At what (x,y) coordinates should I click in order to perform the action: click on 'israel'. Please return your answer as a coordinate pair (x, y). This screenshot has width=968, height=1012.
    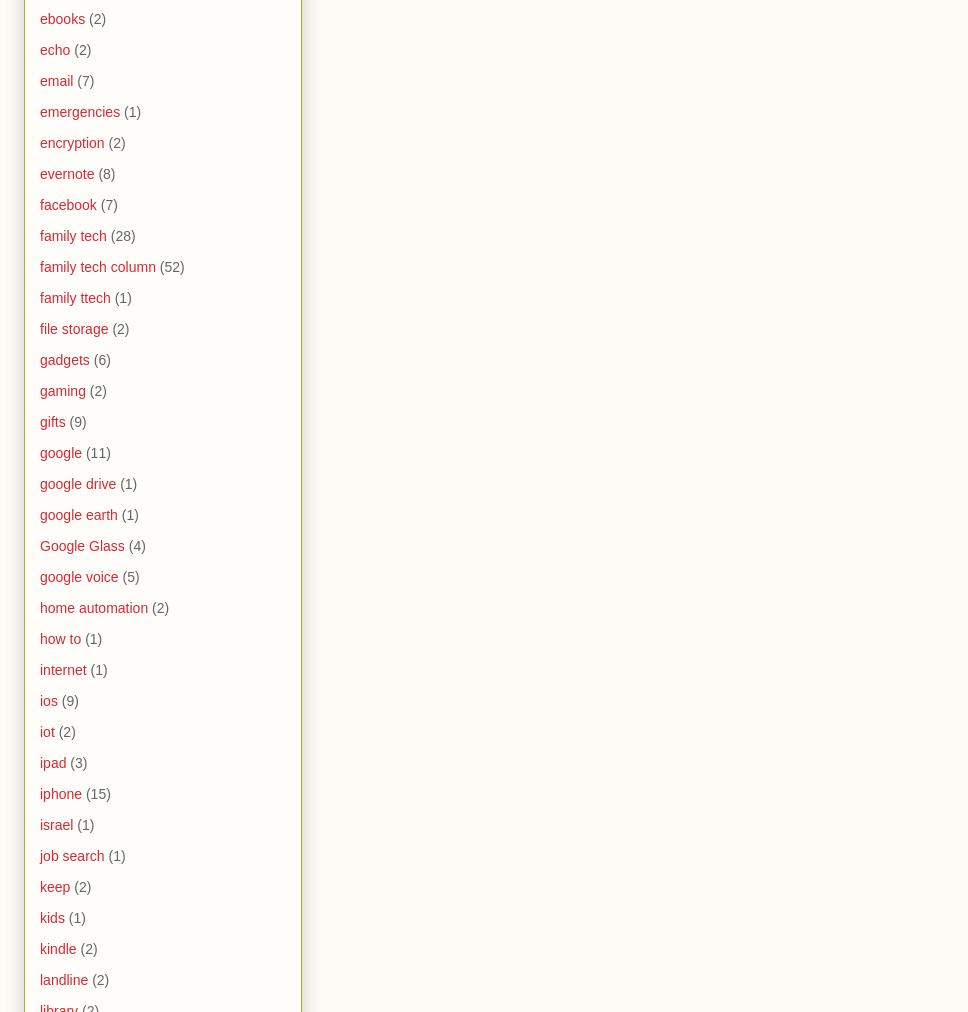
    Looking at the image, I should click on (39, 823).